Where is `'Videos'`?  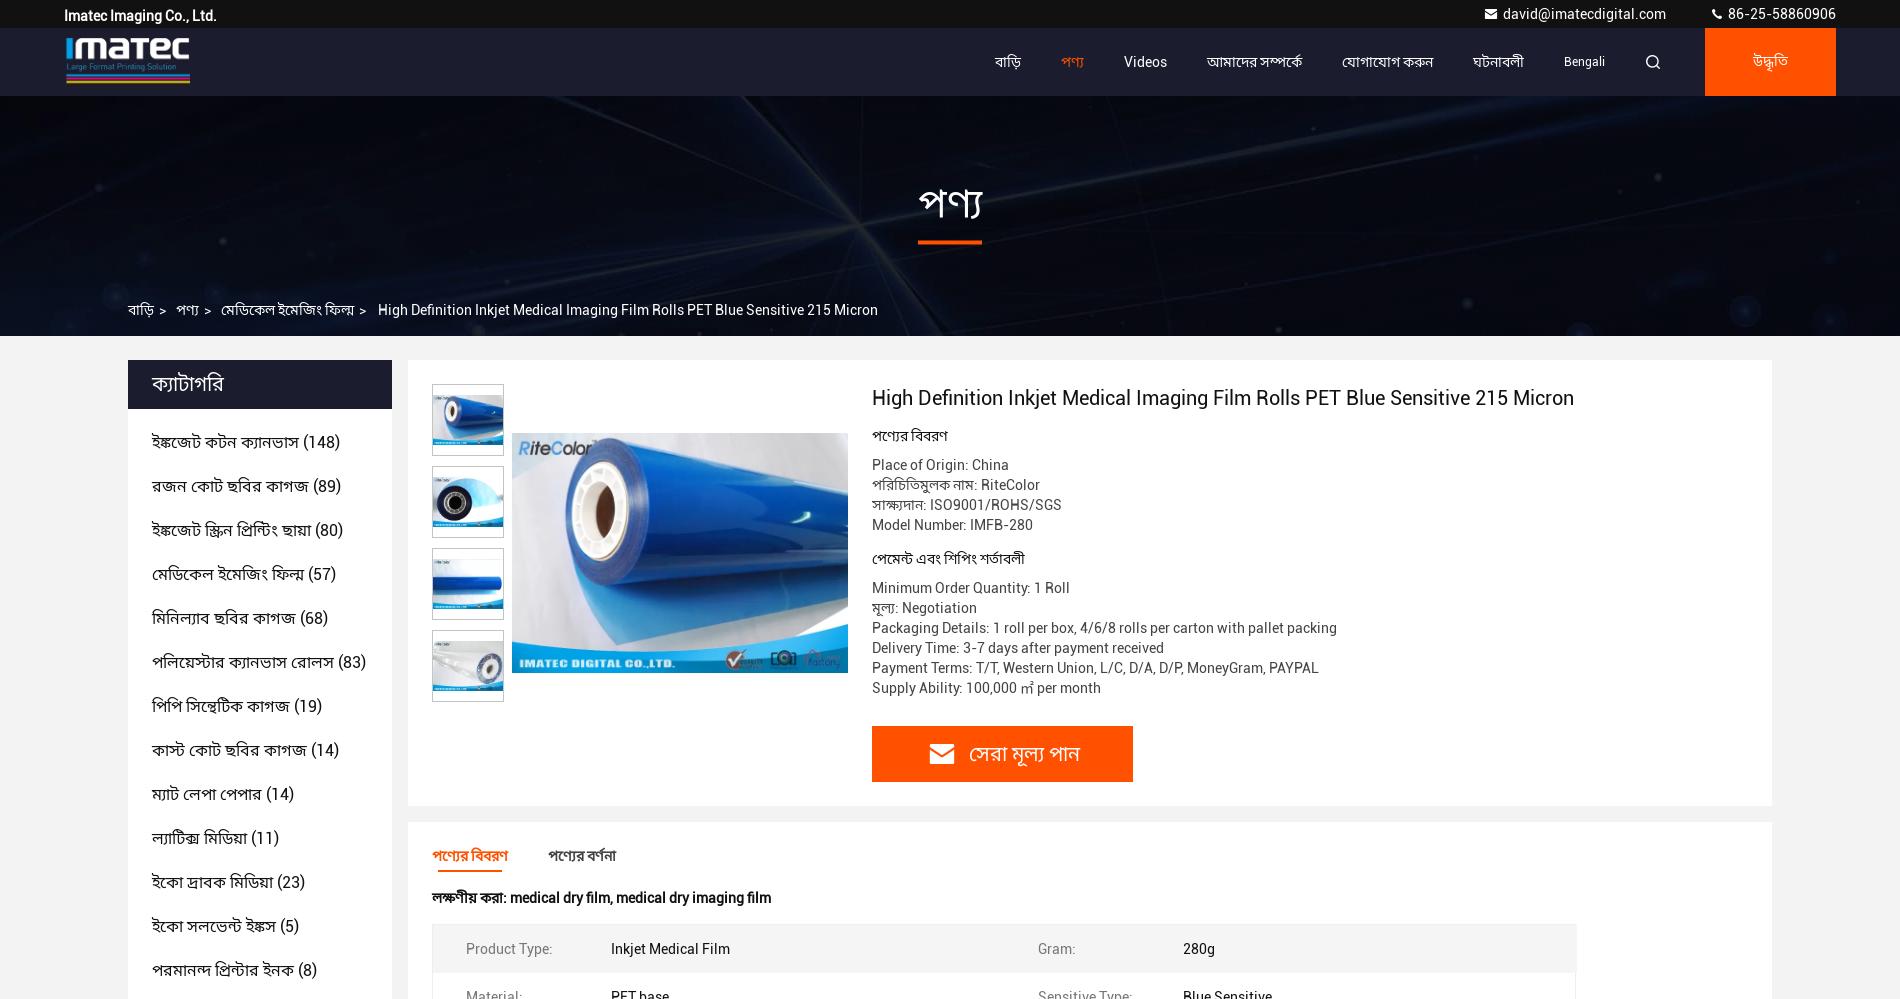 'Videos' is located at coordinates (1145, 61).